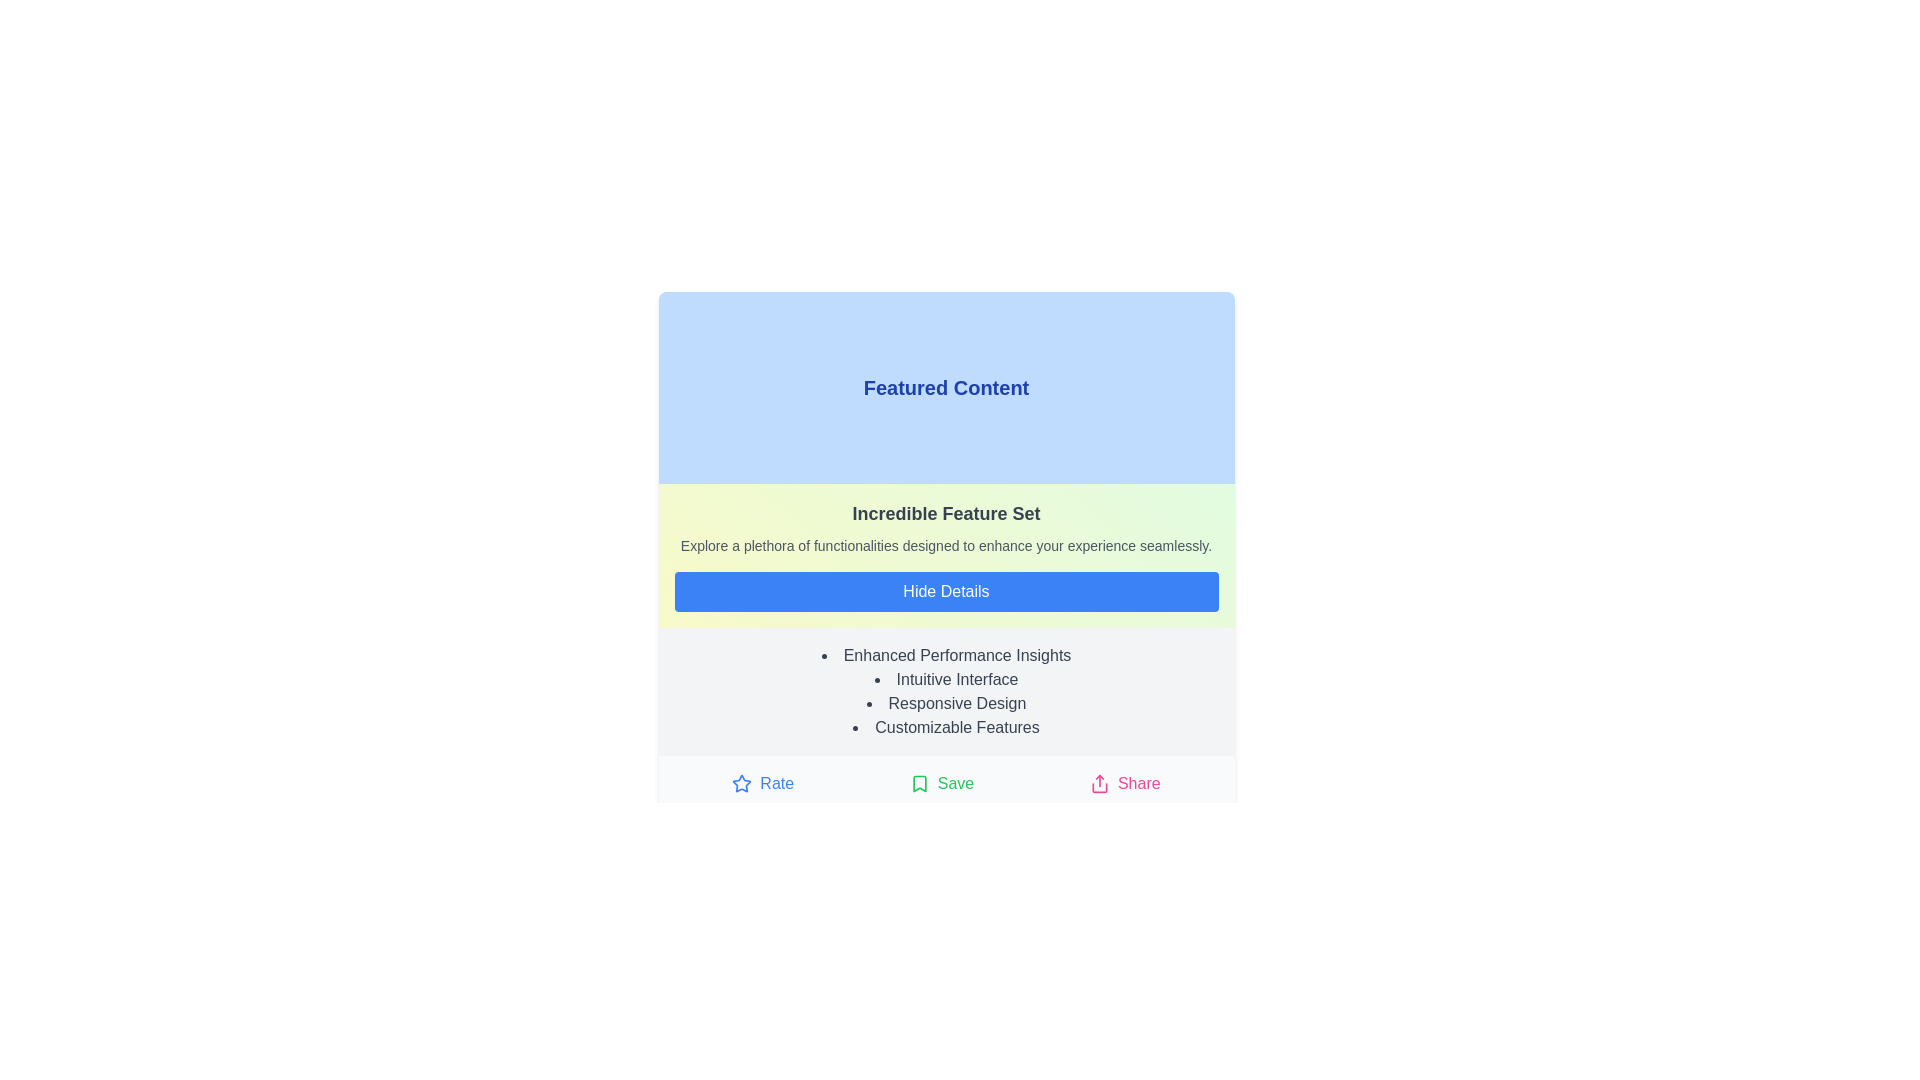  Describe the element at coordinates (1125, 782) in the screenshot. I see `the 'Share' button, which is the rightmost button in a group of three buttons labeled 'Rate', 'Save', and 'Share'` at that location.